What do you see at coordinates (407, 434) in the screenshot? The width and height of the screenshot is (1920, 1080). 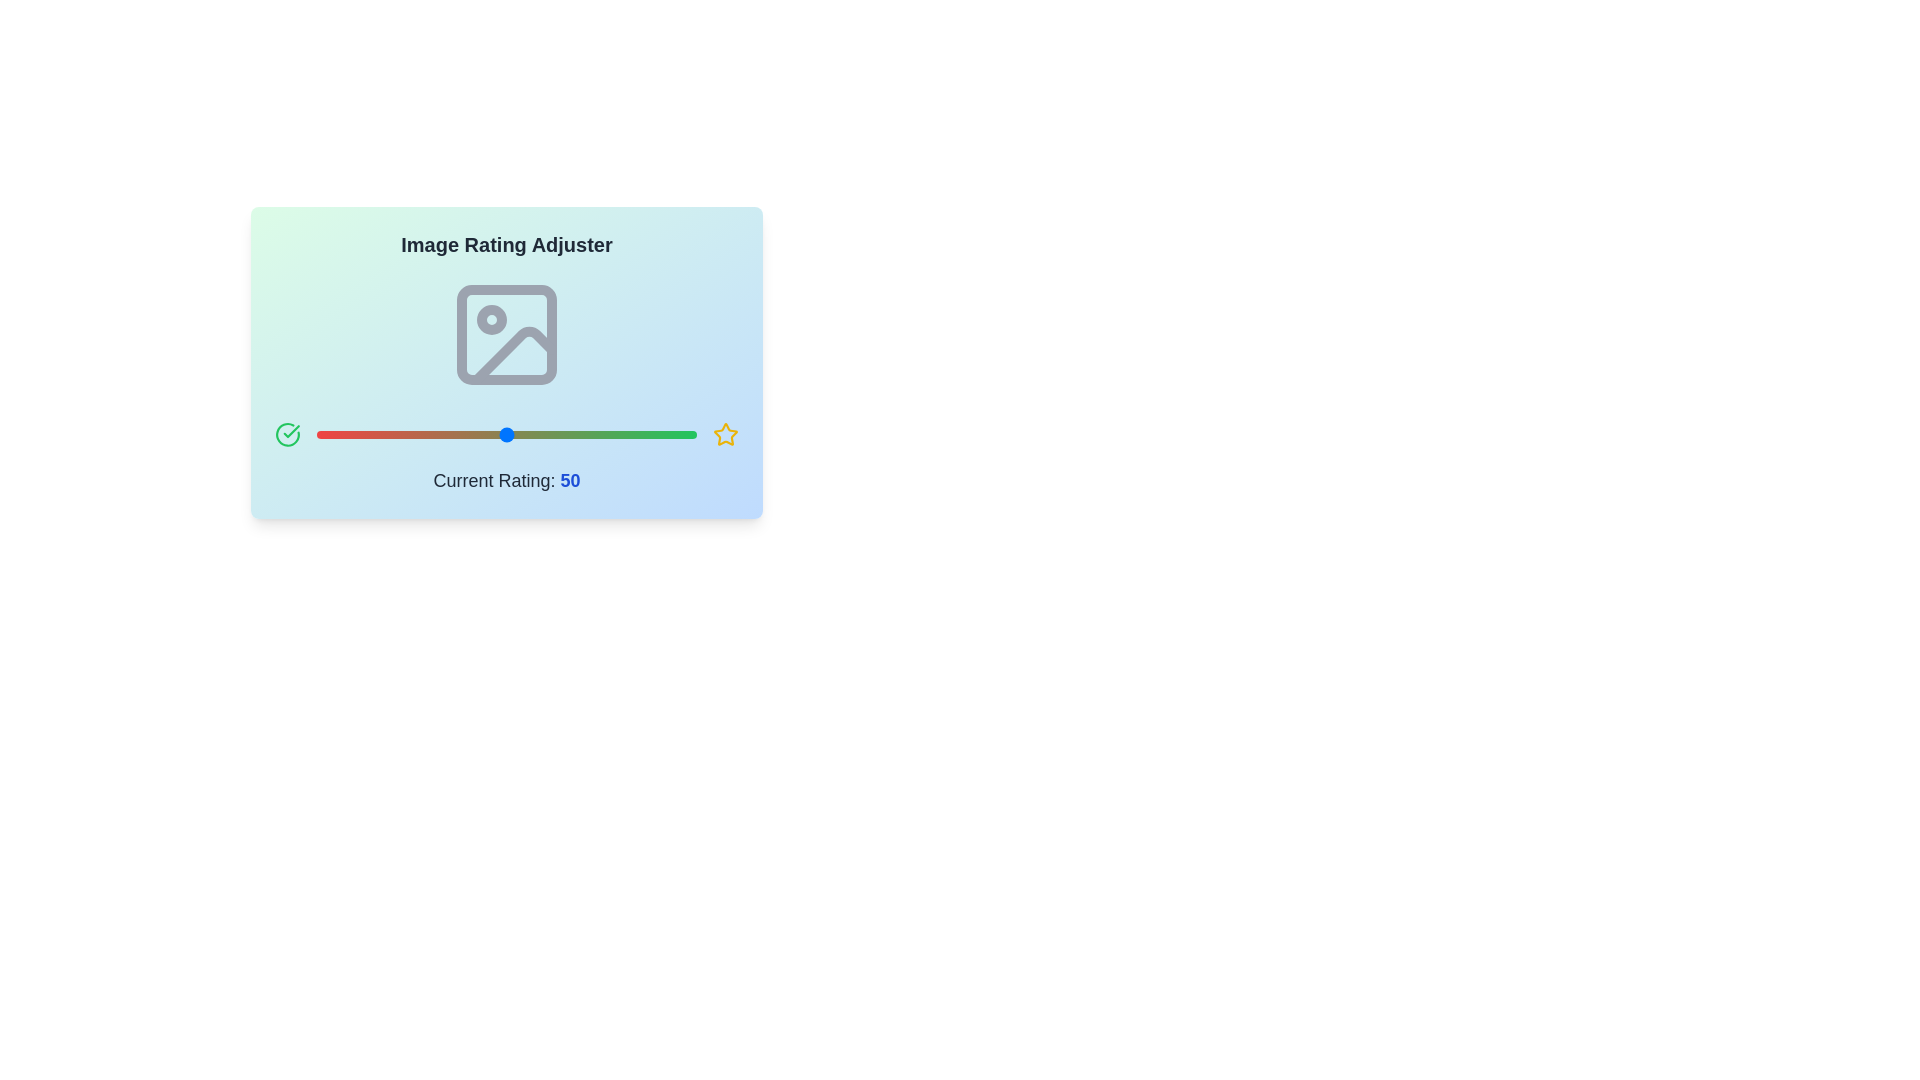 I see `the slider to set the rating to 24` at bounding box center [407, 434].